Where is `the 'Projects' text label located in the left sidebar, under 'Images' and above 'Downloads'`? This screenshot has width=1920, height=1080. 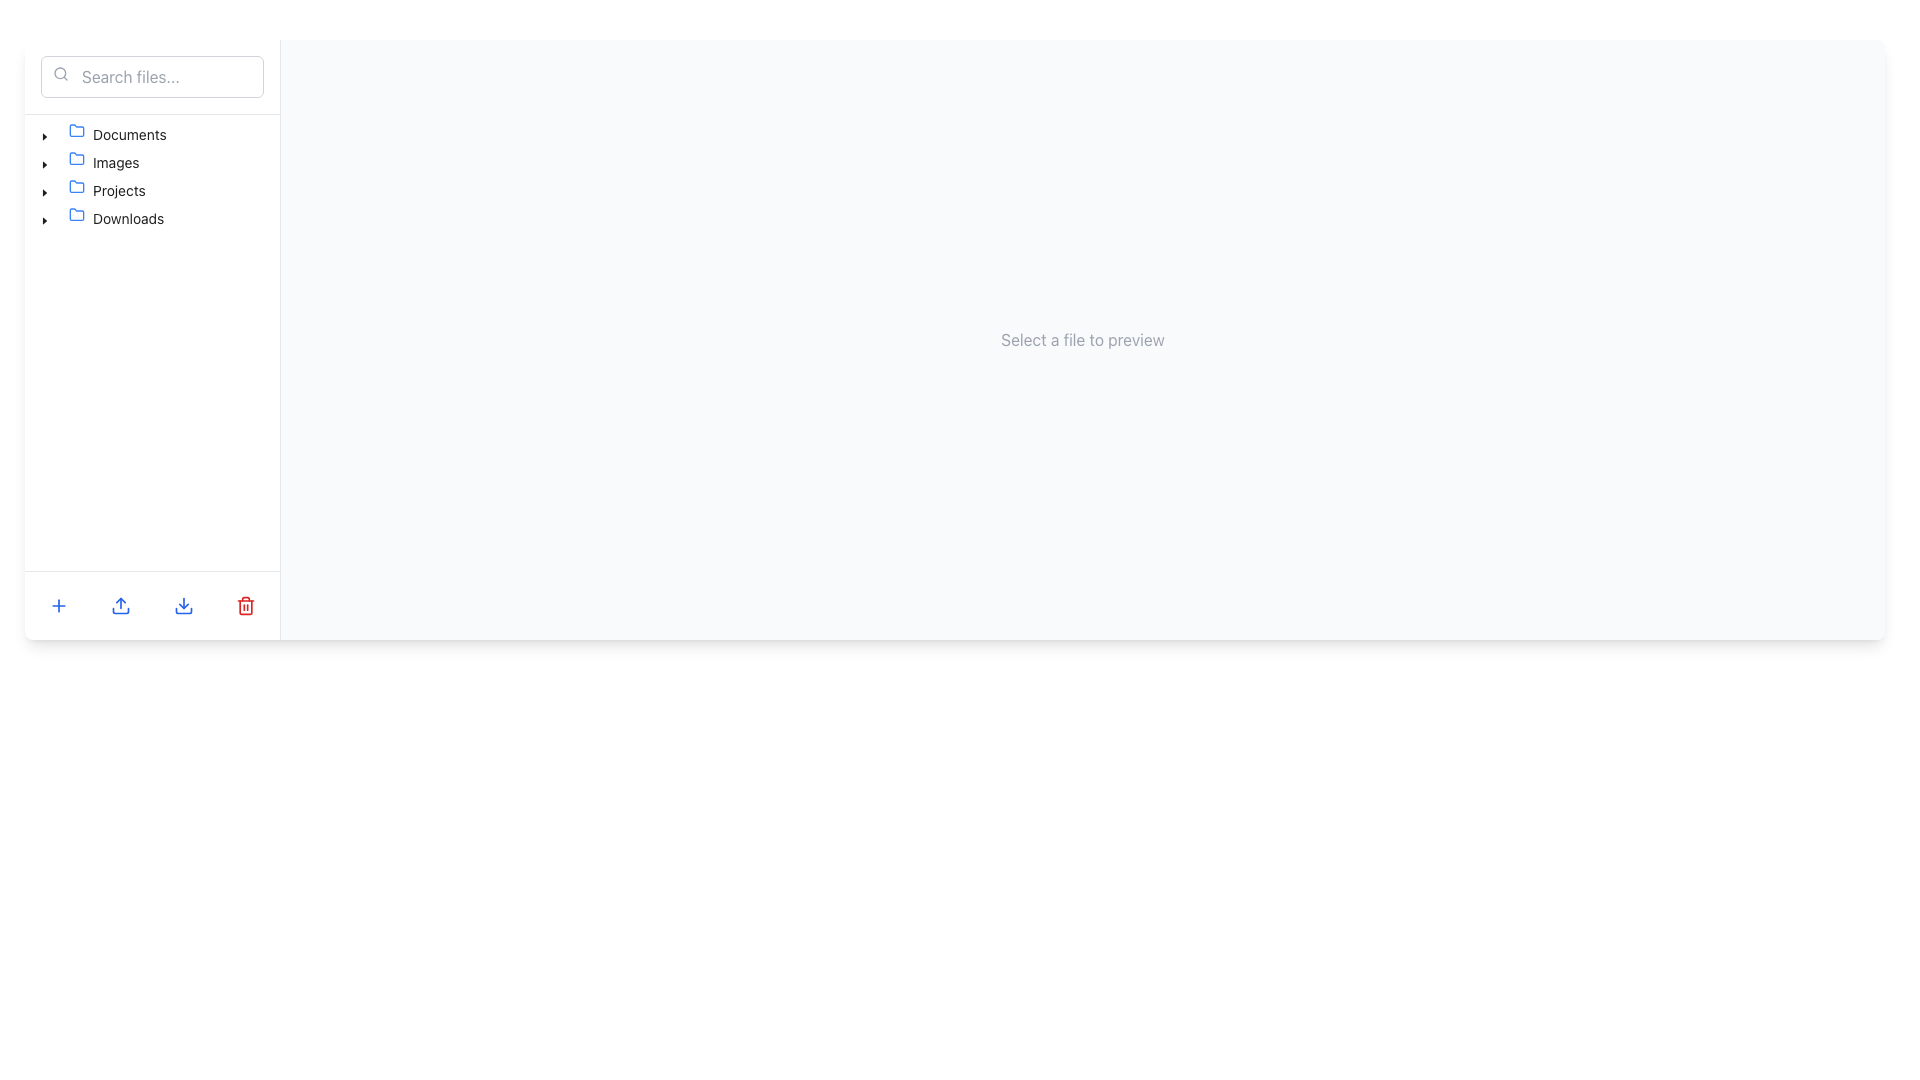 the 'Projects' text label located in the left sidebar, under 'Images' and above 'Downloads' is located at coordinates (118, 190).